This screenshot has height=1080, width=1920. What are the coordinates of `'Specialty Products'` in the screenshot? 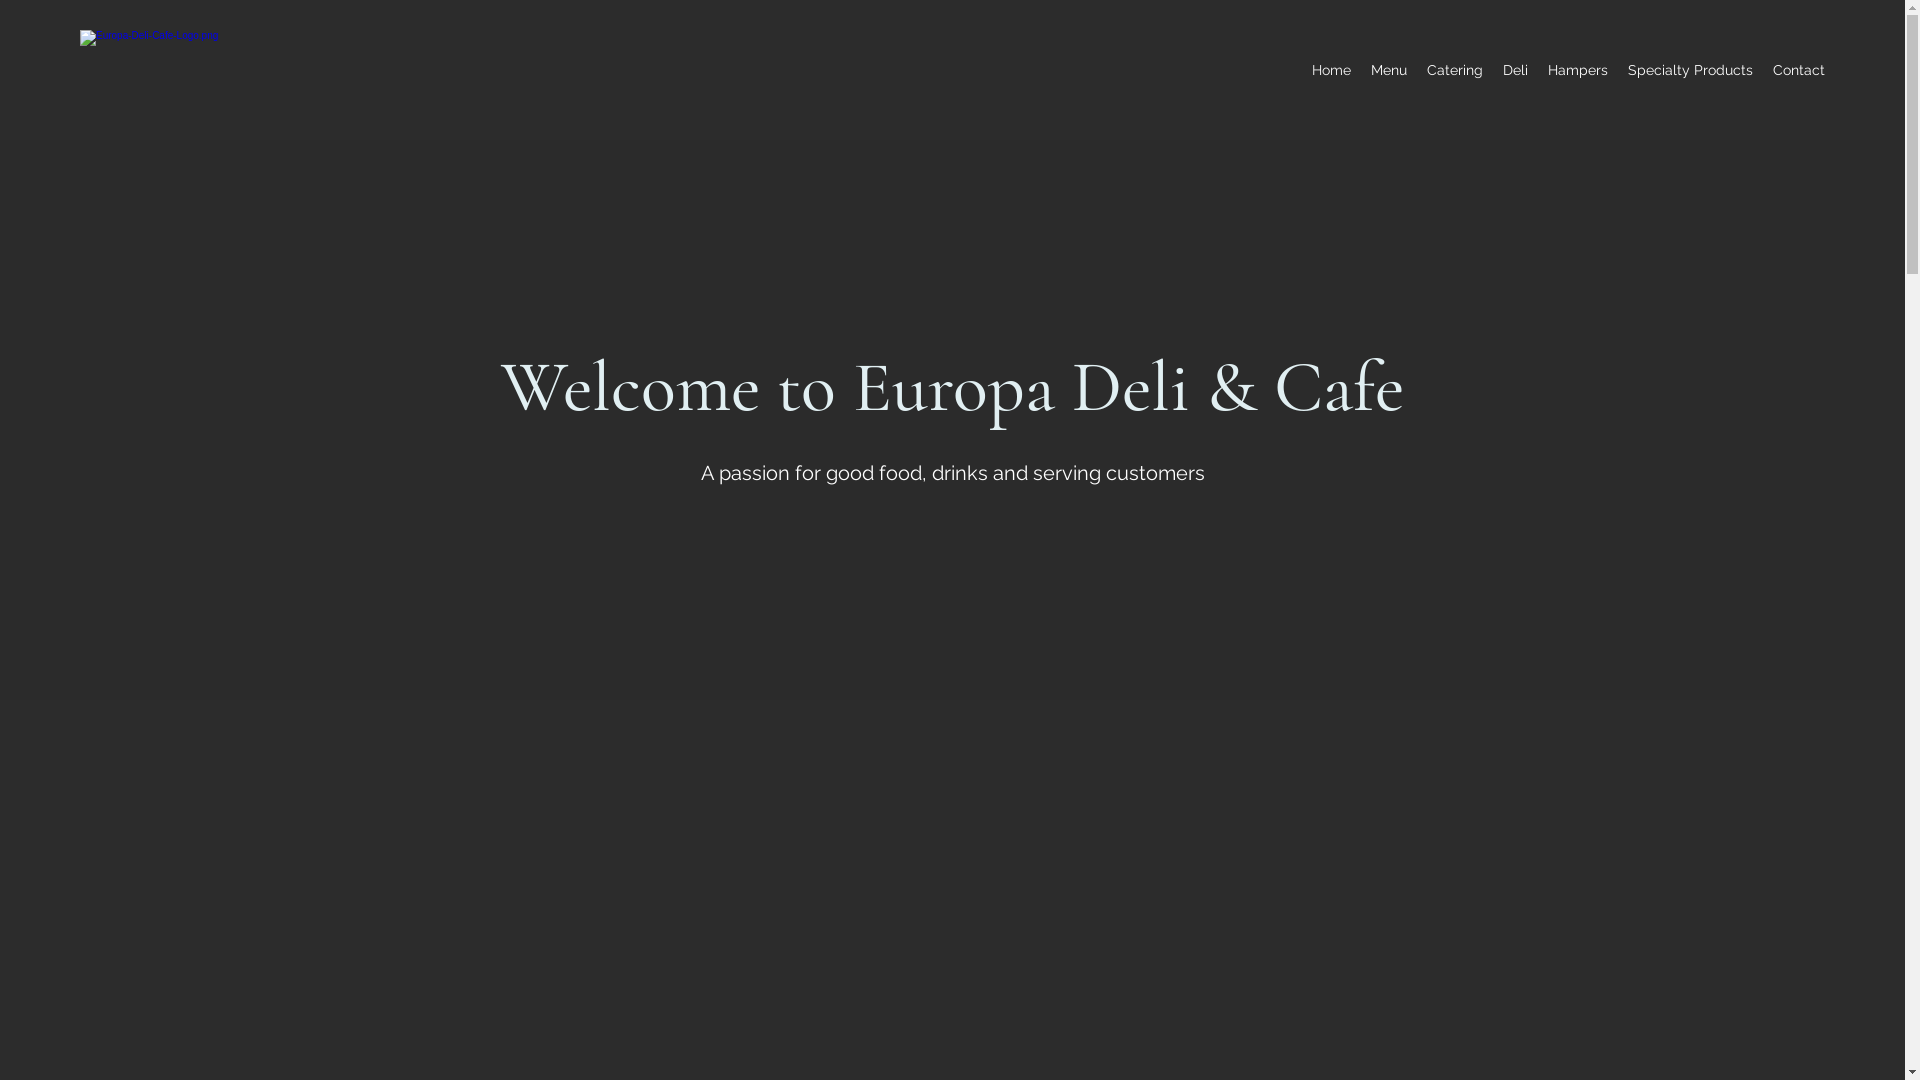 It's located at (1689, 68).